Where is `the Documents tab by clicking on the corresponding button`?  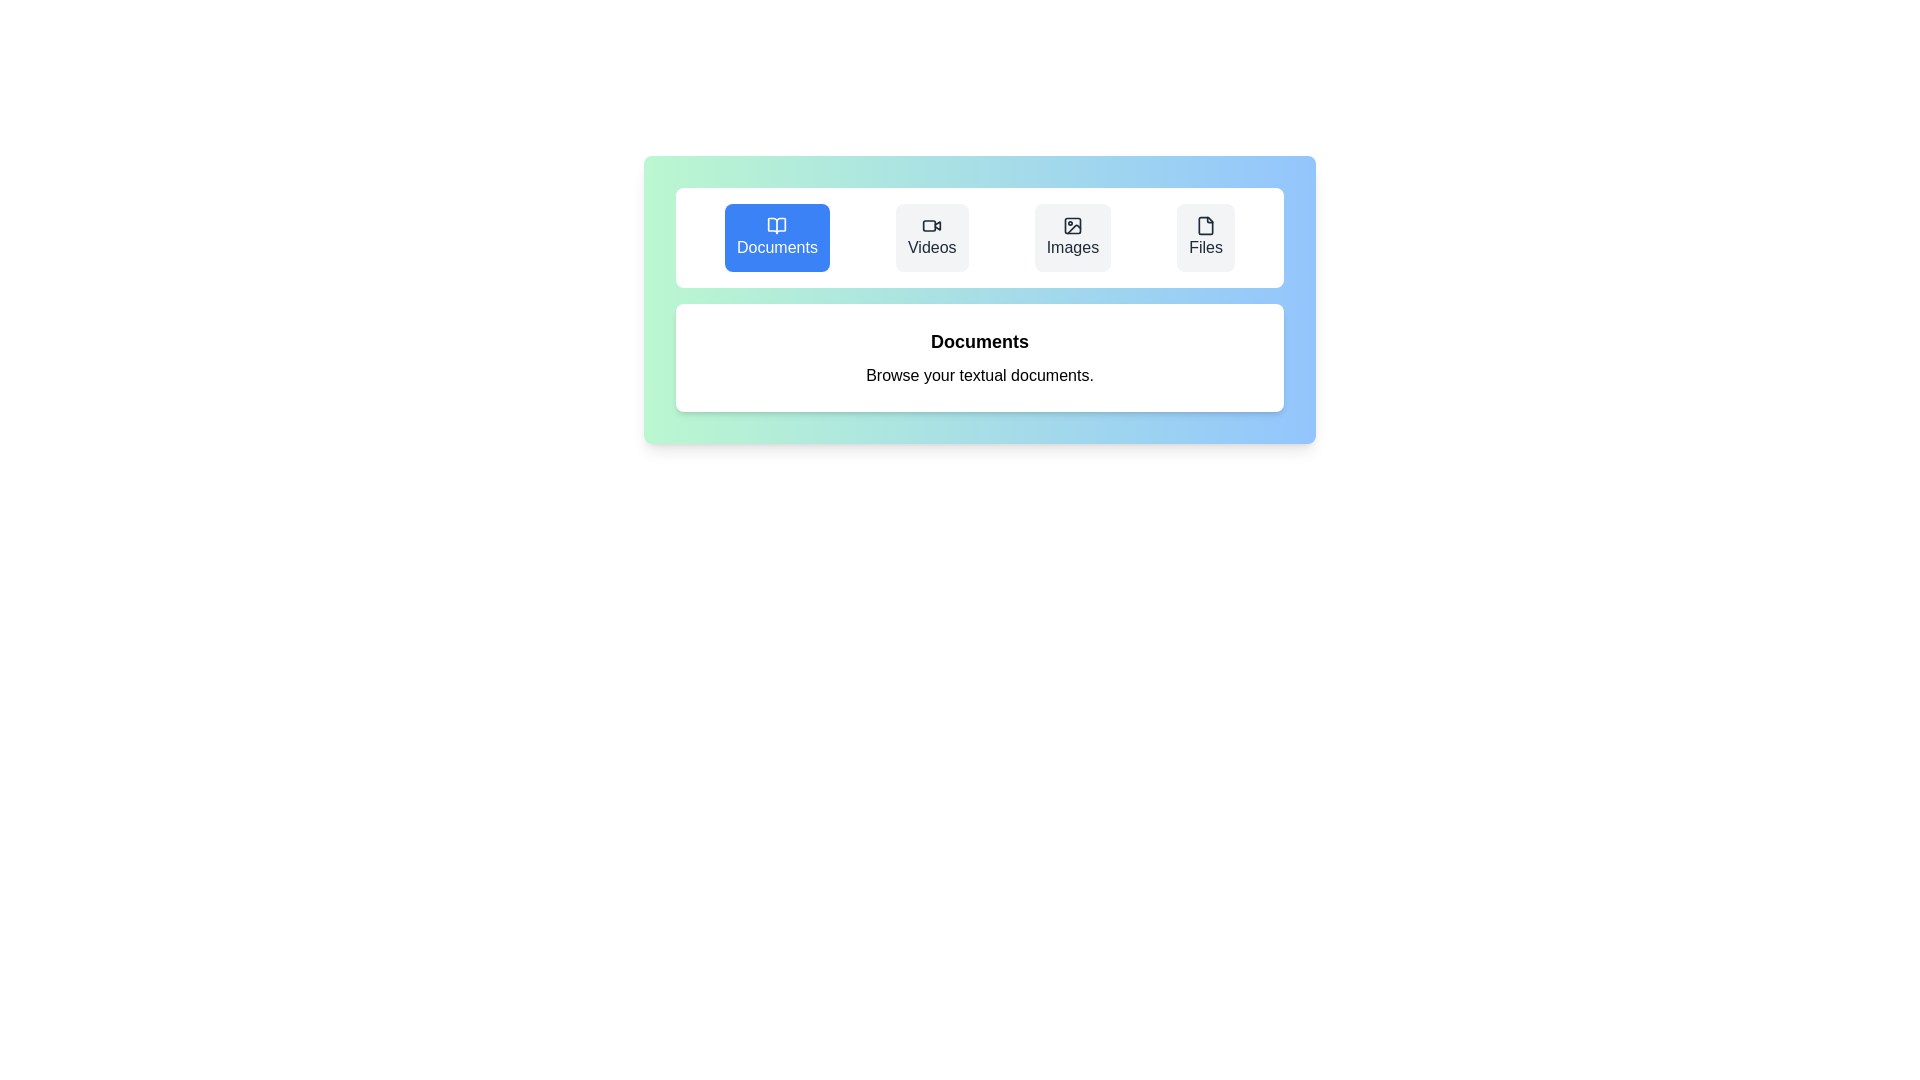 the Documents tab by clicking on the corresponding button is located at coordinates (776, 237).